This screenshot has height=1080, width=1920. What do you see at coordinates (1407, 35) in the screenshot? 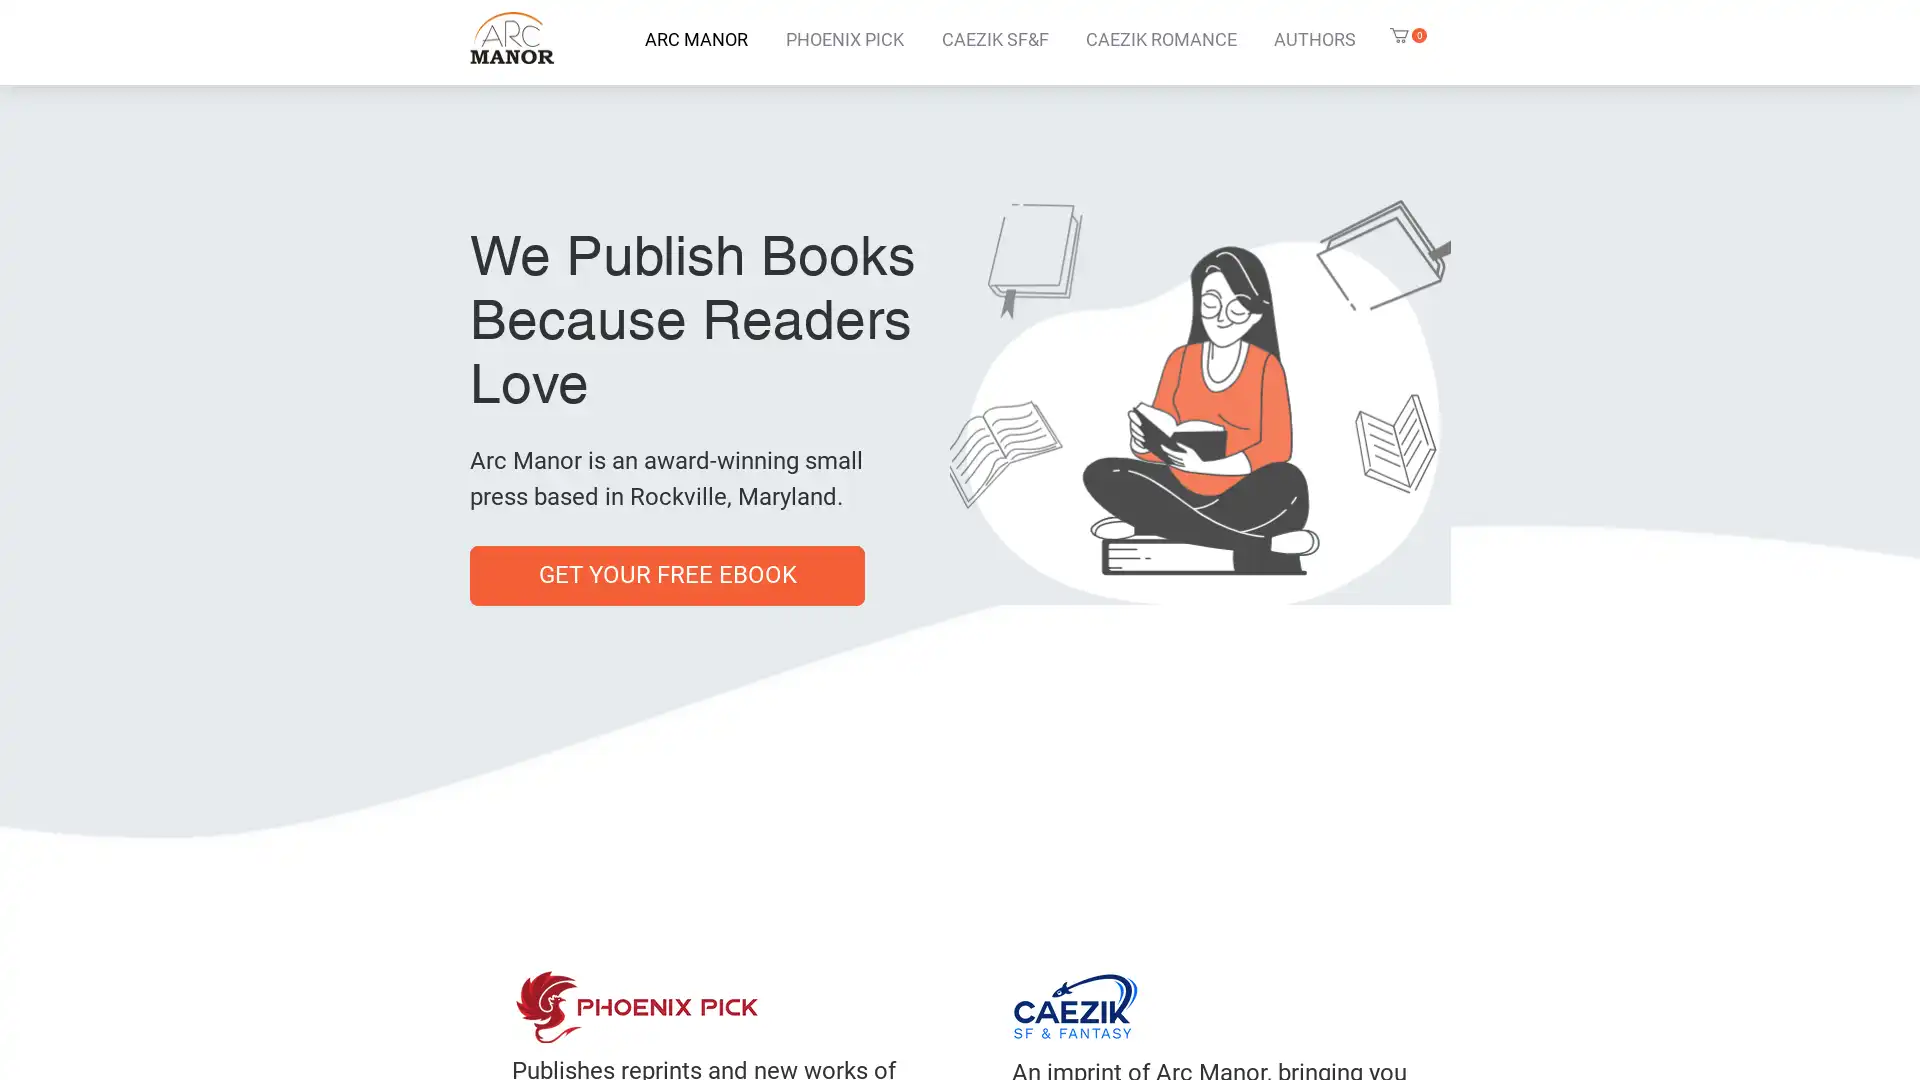
I see `Cart with 0 items` at bounding box center [1407, 35].